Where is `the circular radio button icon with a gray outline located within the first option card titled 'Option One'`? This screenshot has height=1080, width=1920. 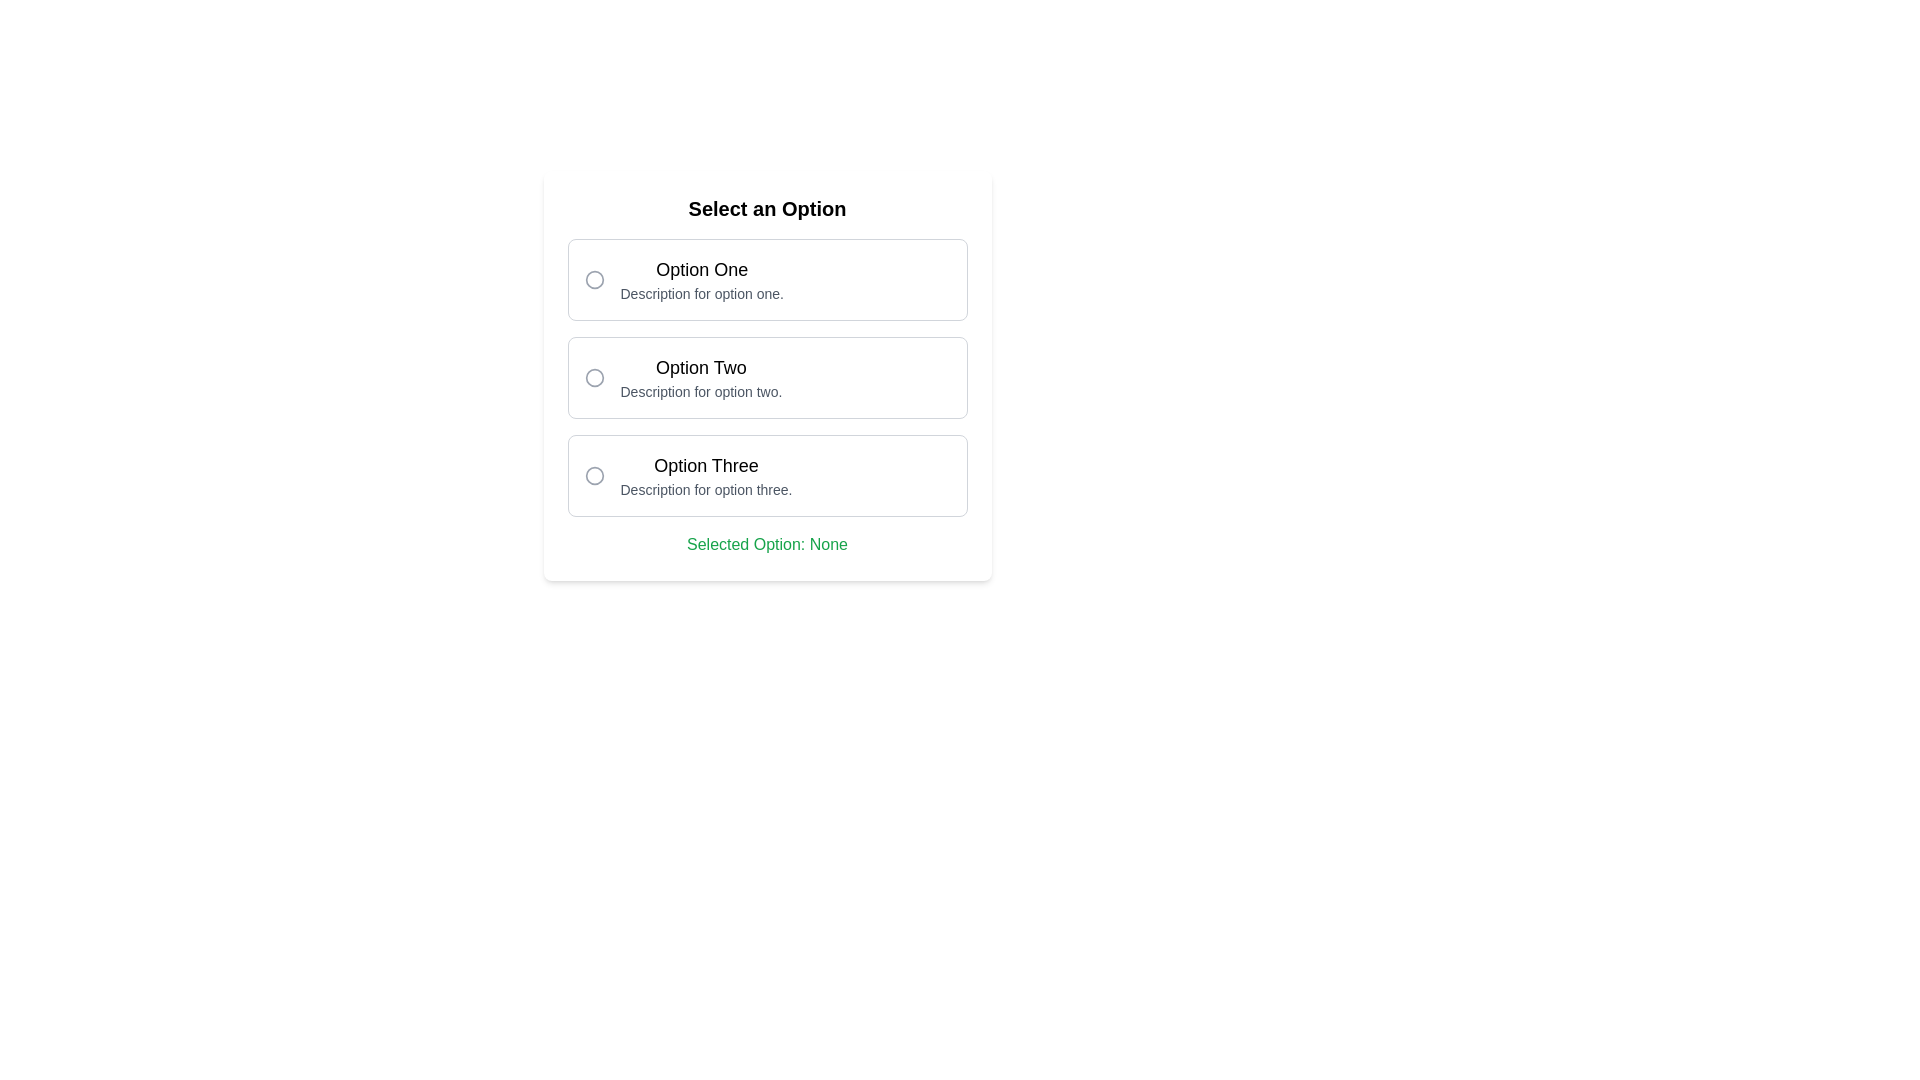 the circular radio button icon with a gray outline located within the first option card titled 'Option One' is located at coordinates (593, 280).